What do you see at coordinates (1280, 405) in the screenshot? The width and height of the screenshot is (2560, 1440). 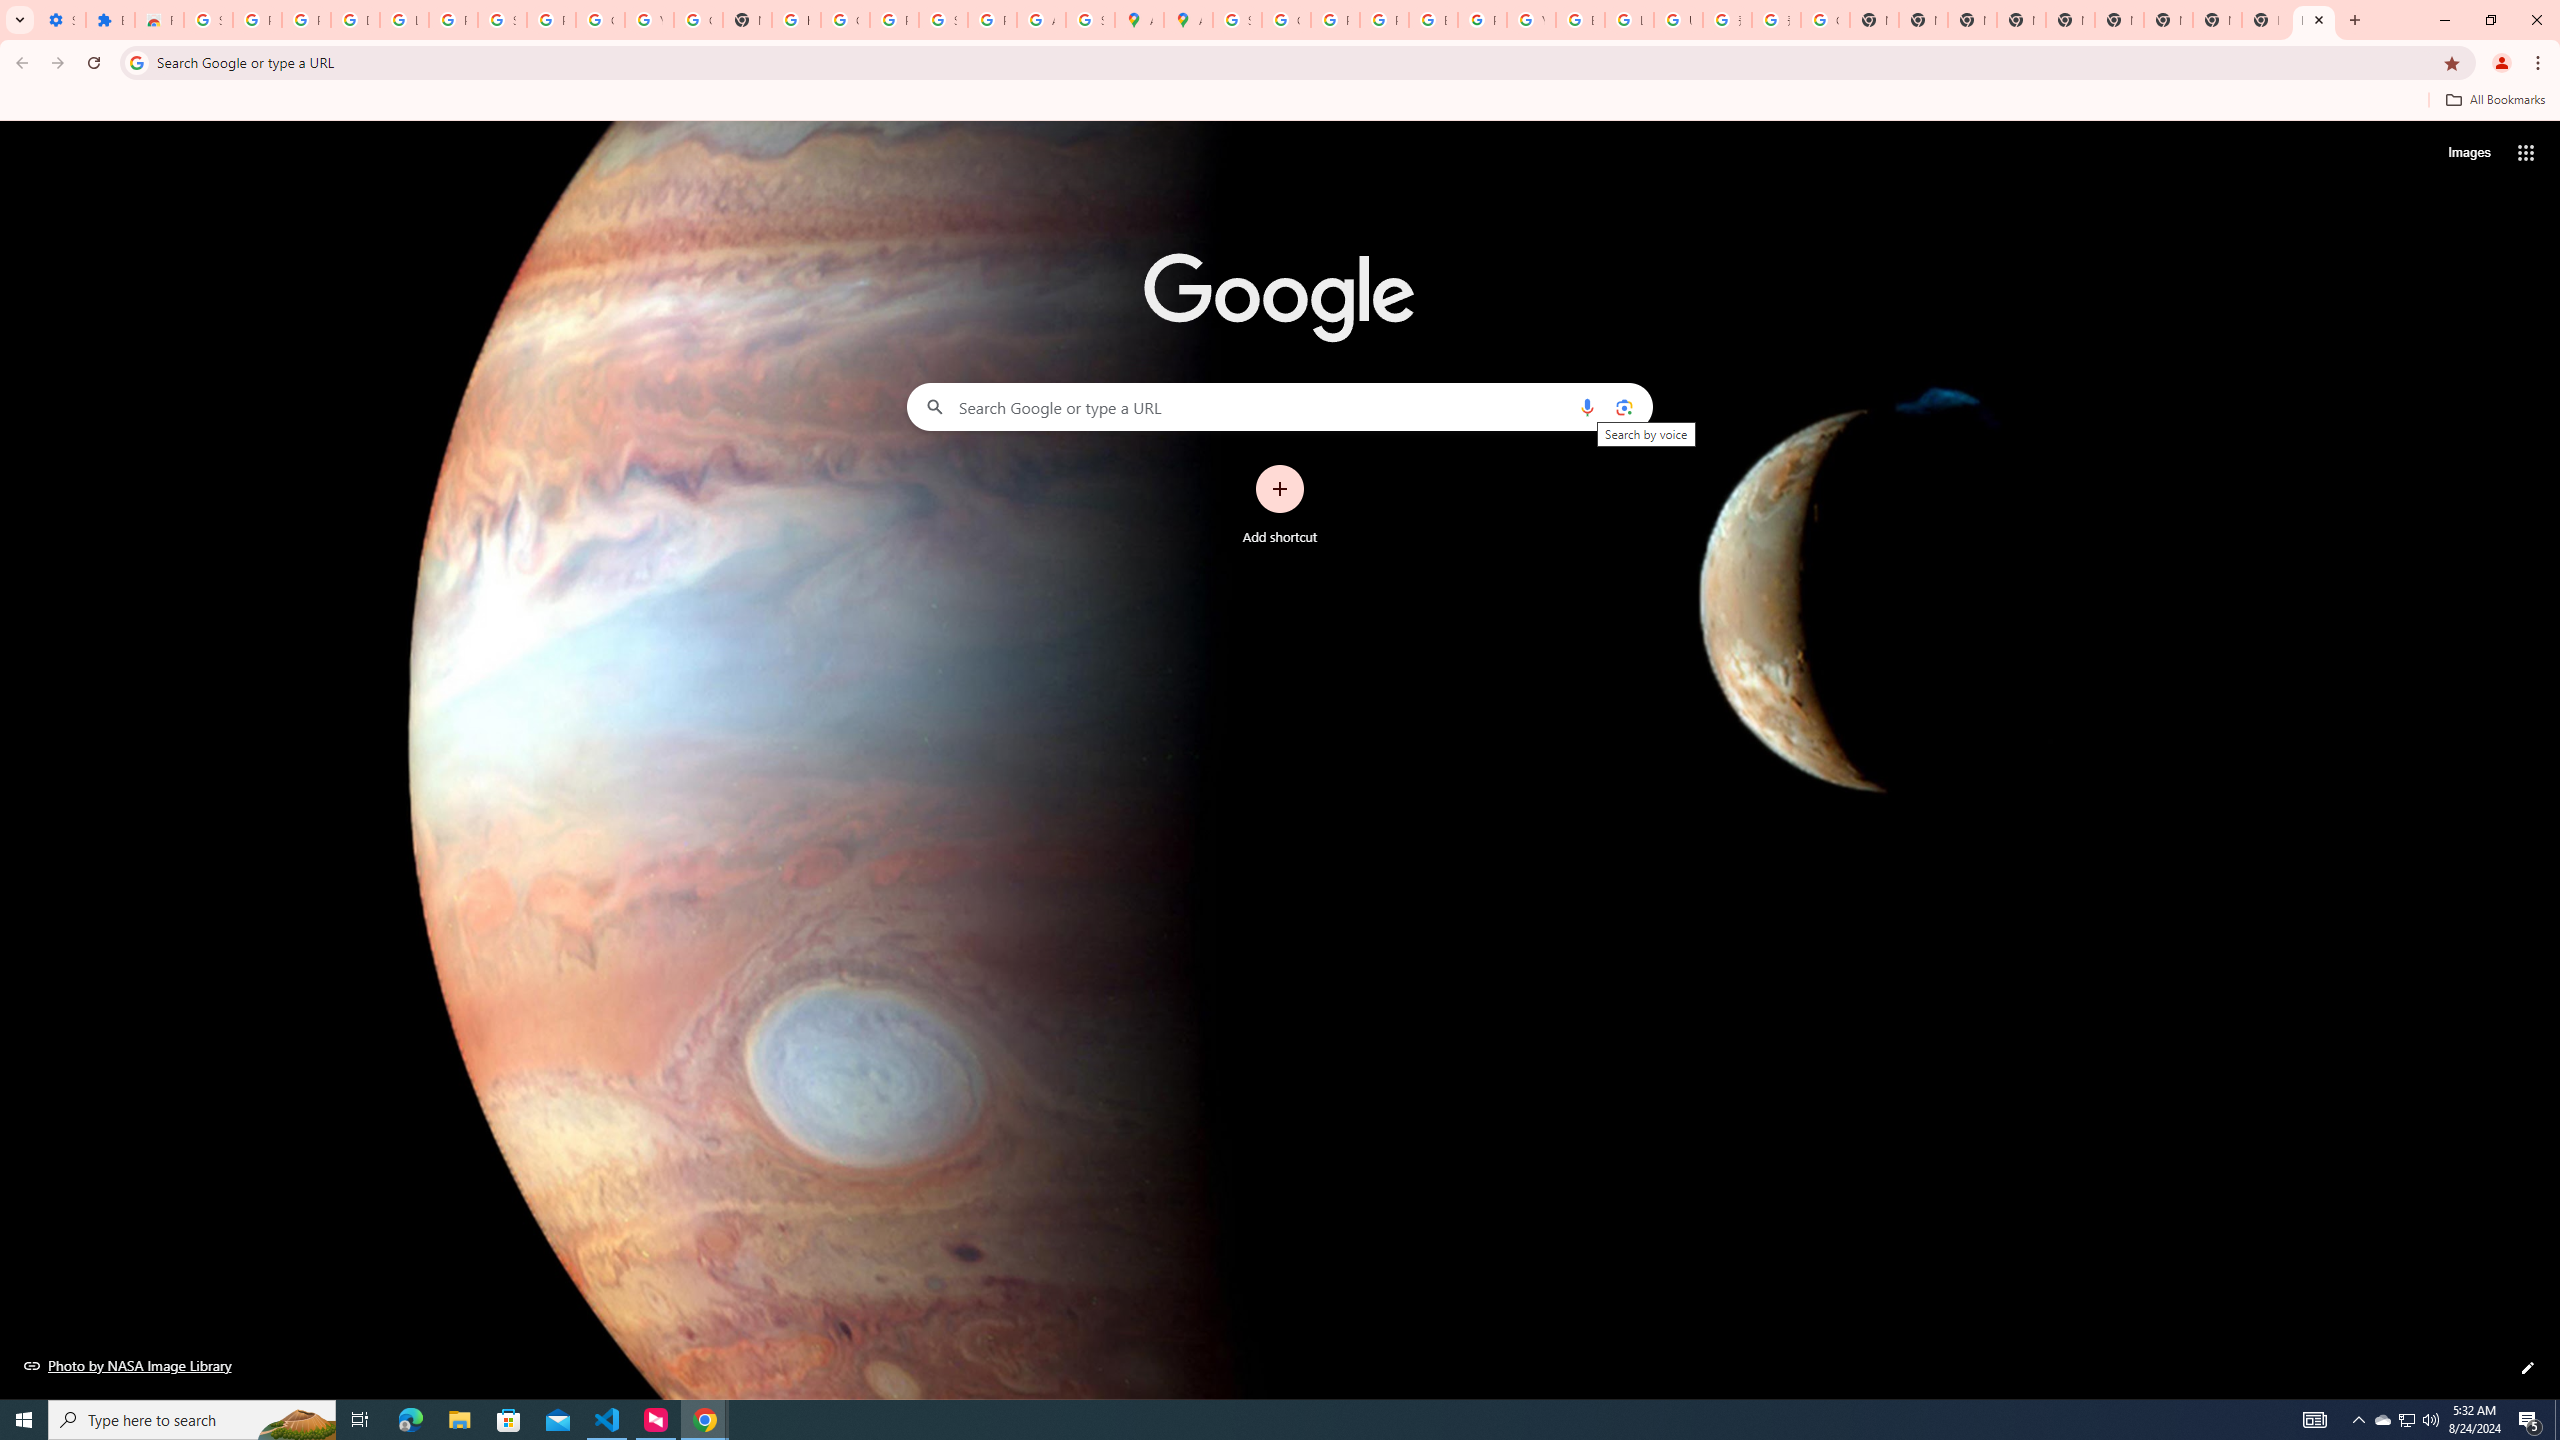 I see `'Search Google or type a URL'` at bounding box center [1280, 405].